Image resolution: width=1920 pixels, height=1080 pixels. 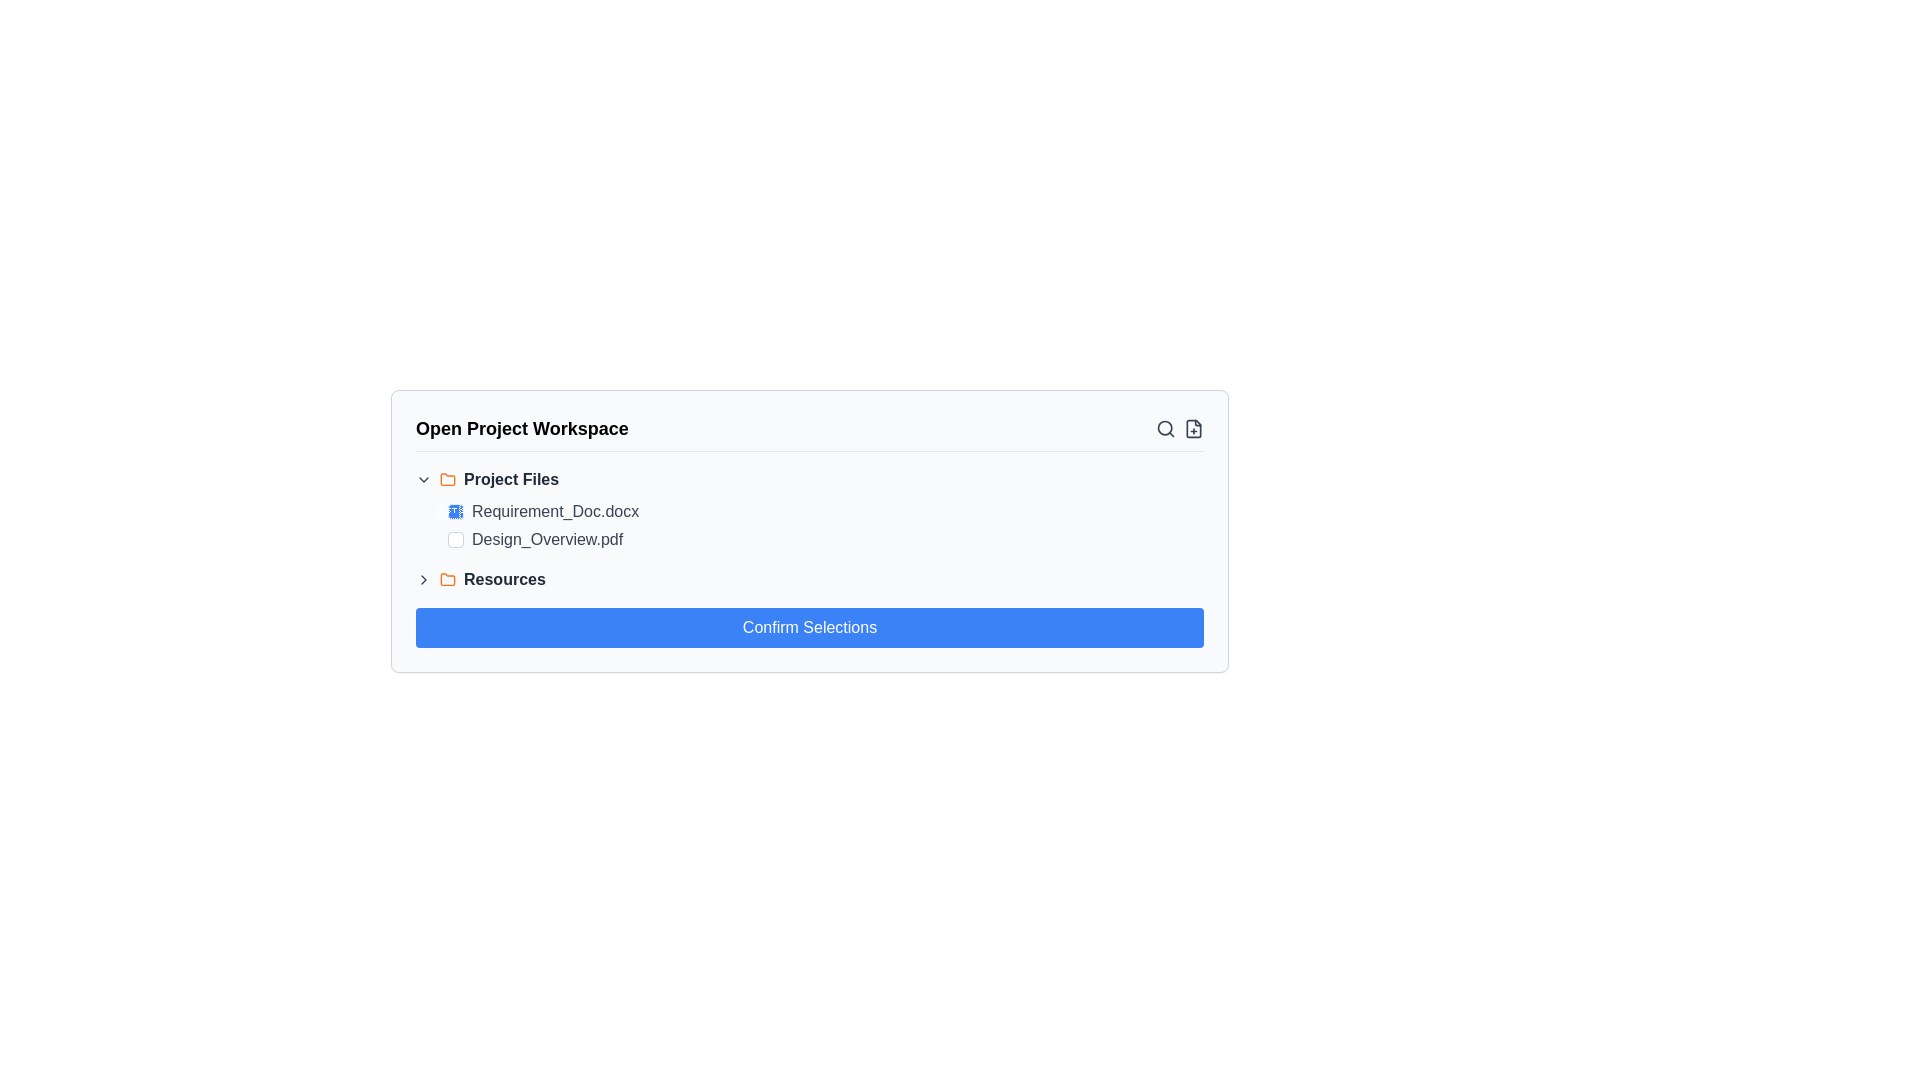 I want to click on the Checkbox-style indicator located to the immediate left of 'Requirement_Doc.docx', so click(x=455, y=511).